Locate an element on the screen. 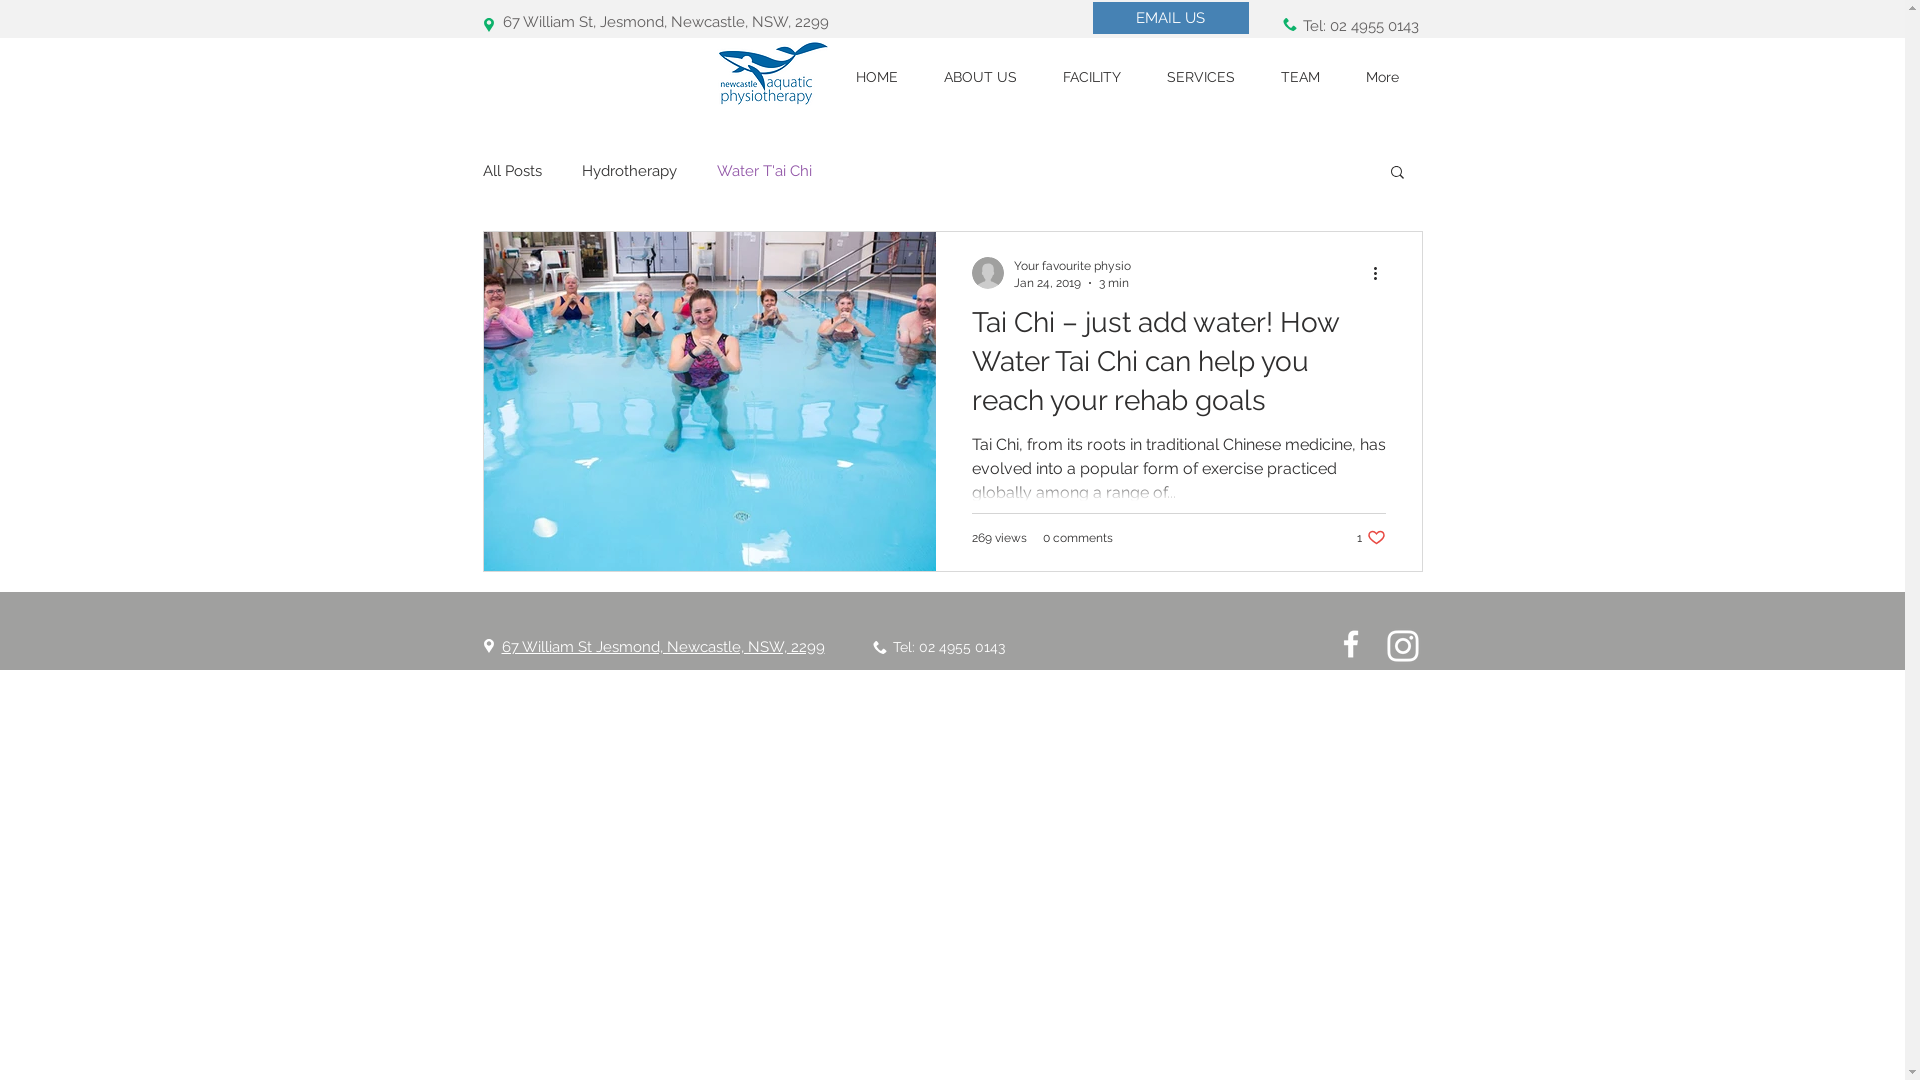  'HOME' is located at coordinates (876, 76).